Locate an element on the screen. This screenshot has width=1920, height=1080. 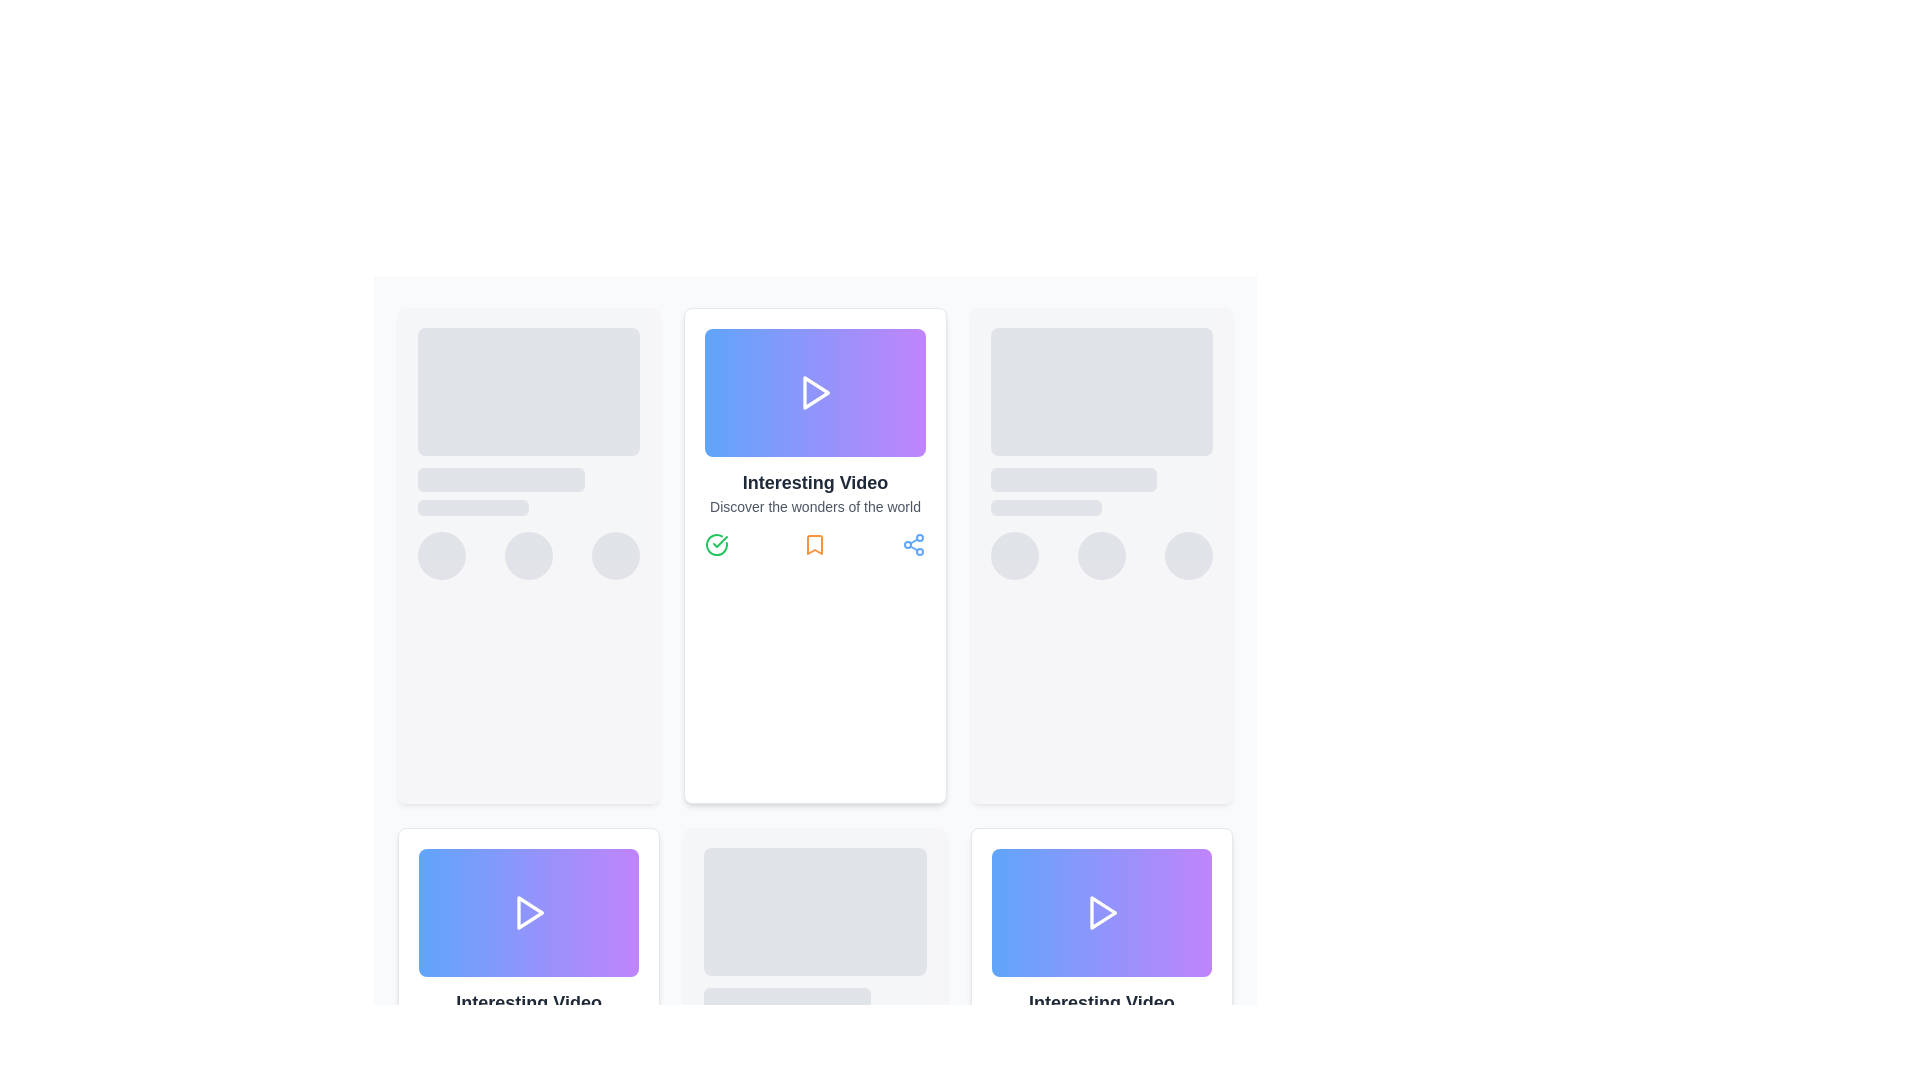
the position of the placeholder element located in the middle section of the card in the second column and first row of the grid layout is located at coordinates (1100, 492).